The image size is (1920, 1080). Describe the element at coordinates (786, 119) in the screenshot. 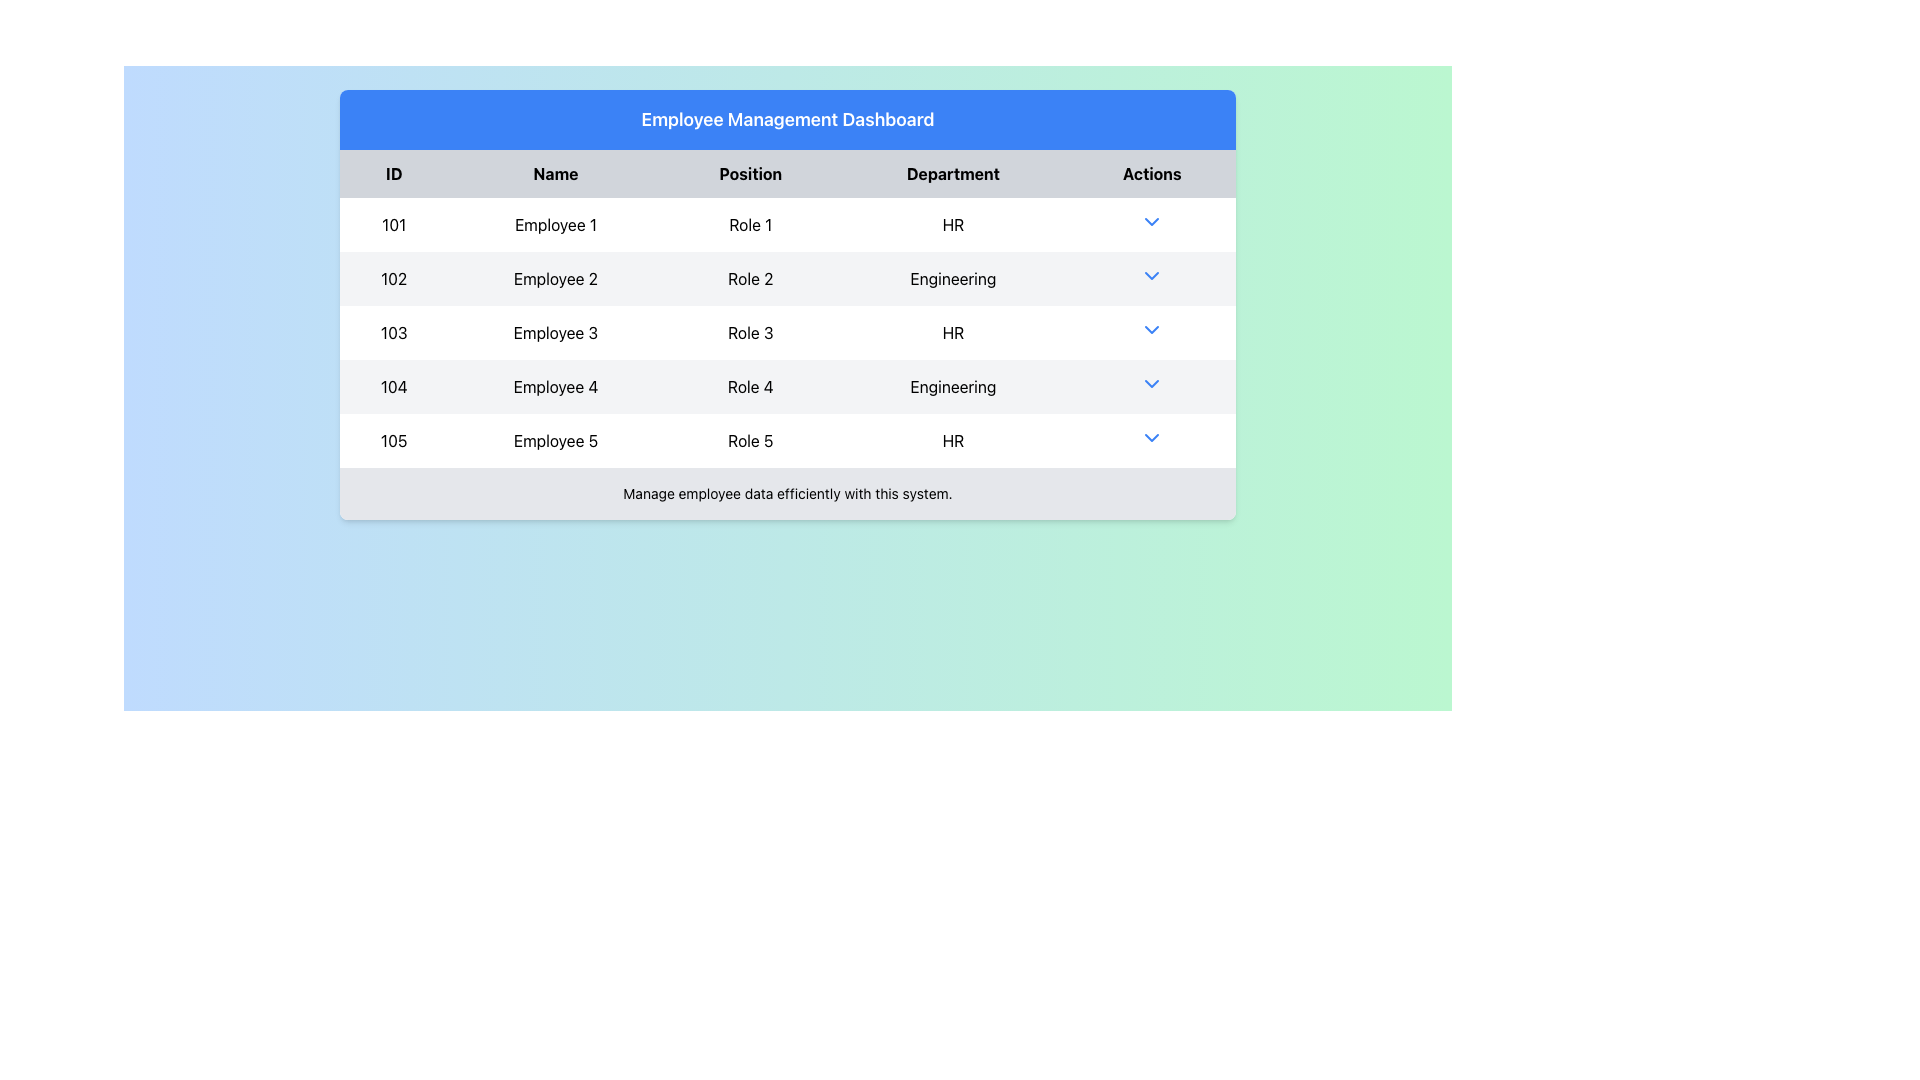

I see `the header text 'Employee Management Dashboard' which is displayed in bold, white text on a blue background, located at the top of the interface` at that location.